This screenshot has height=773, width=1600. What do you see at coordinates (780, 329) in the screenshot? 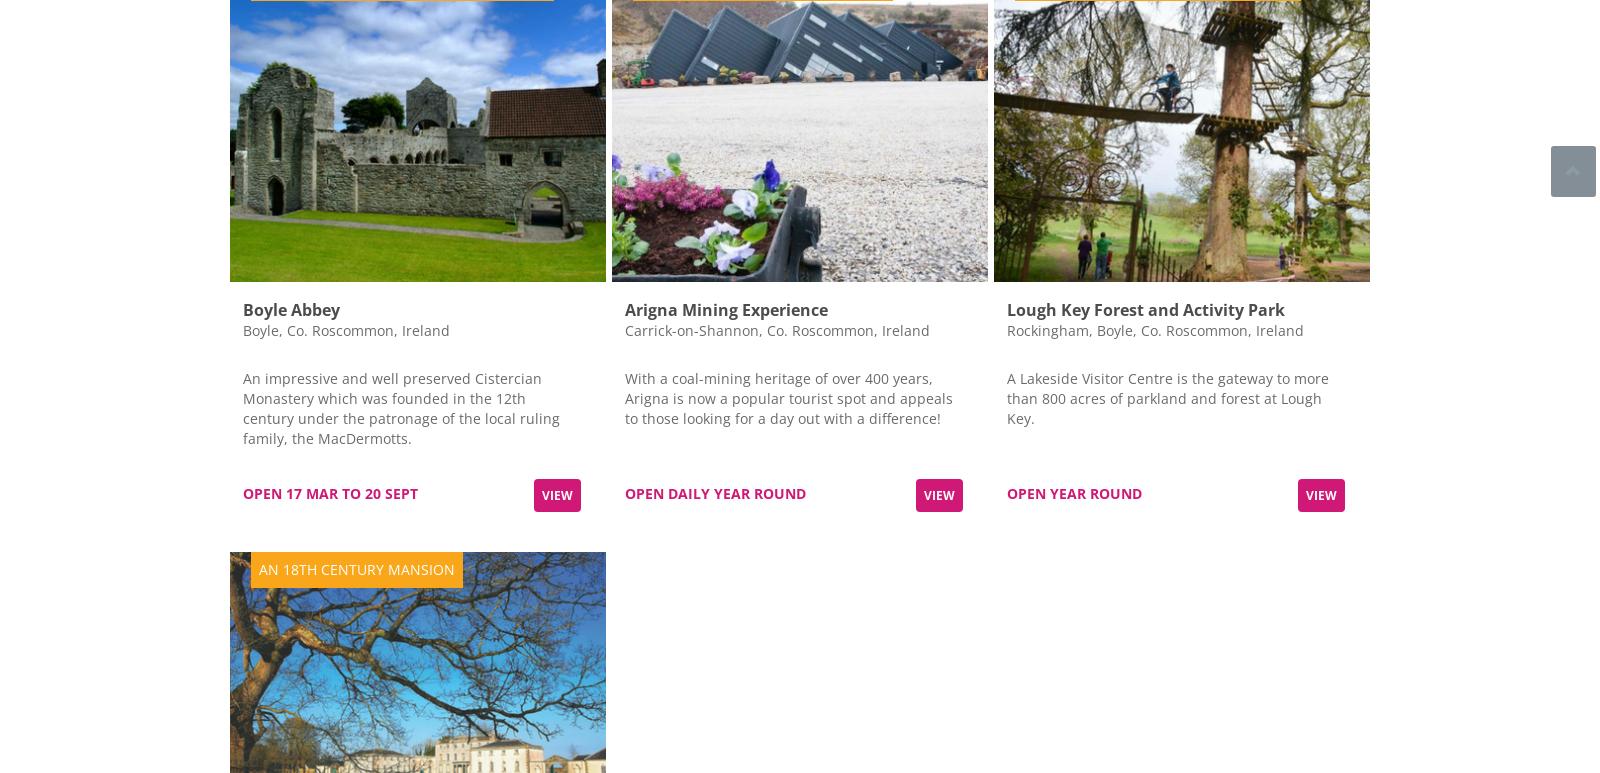
I see `'Carrick-on-Shannon, Co. Roscommon, Ireland'` at bounding box center [780, 329].